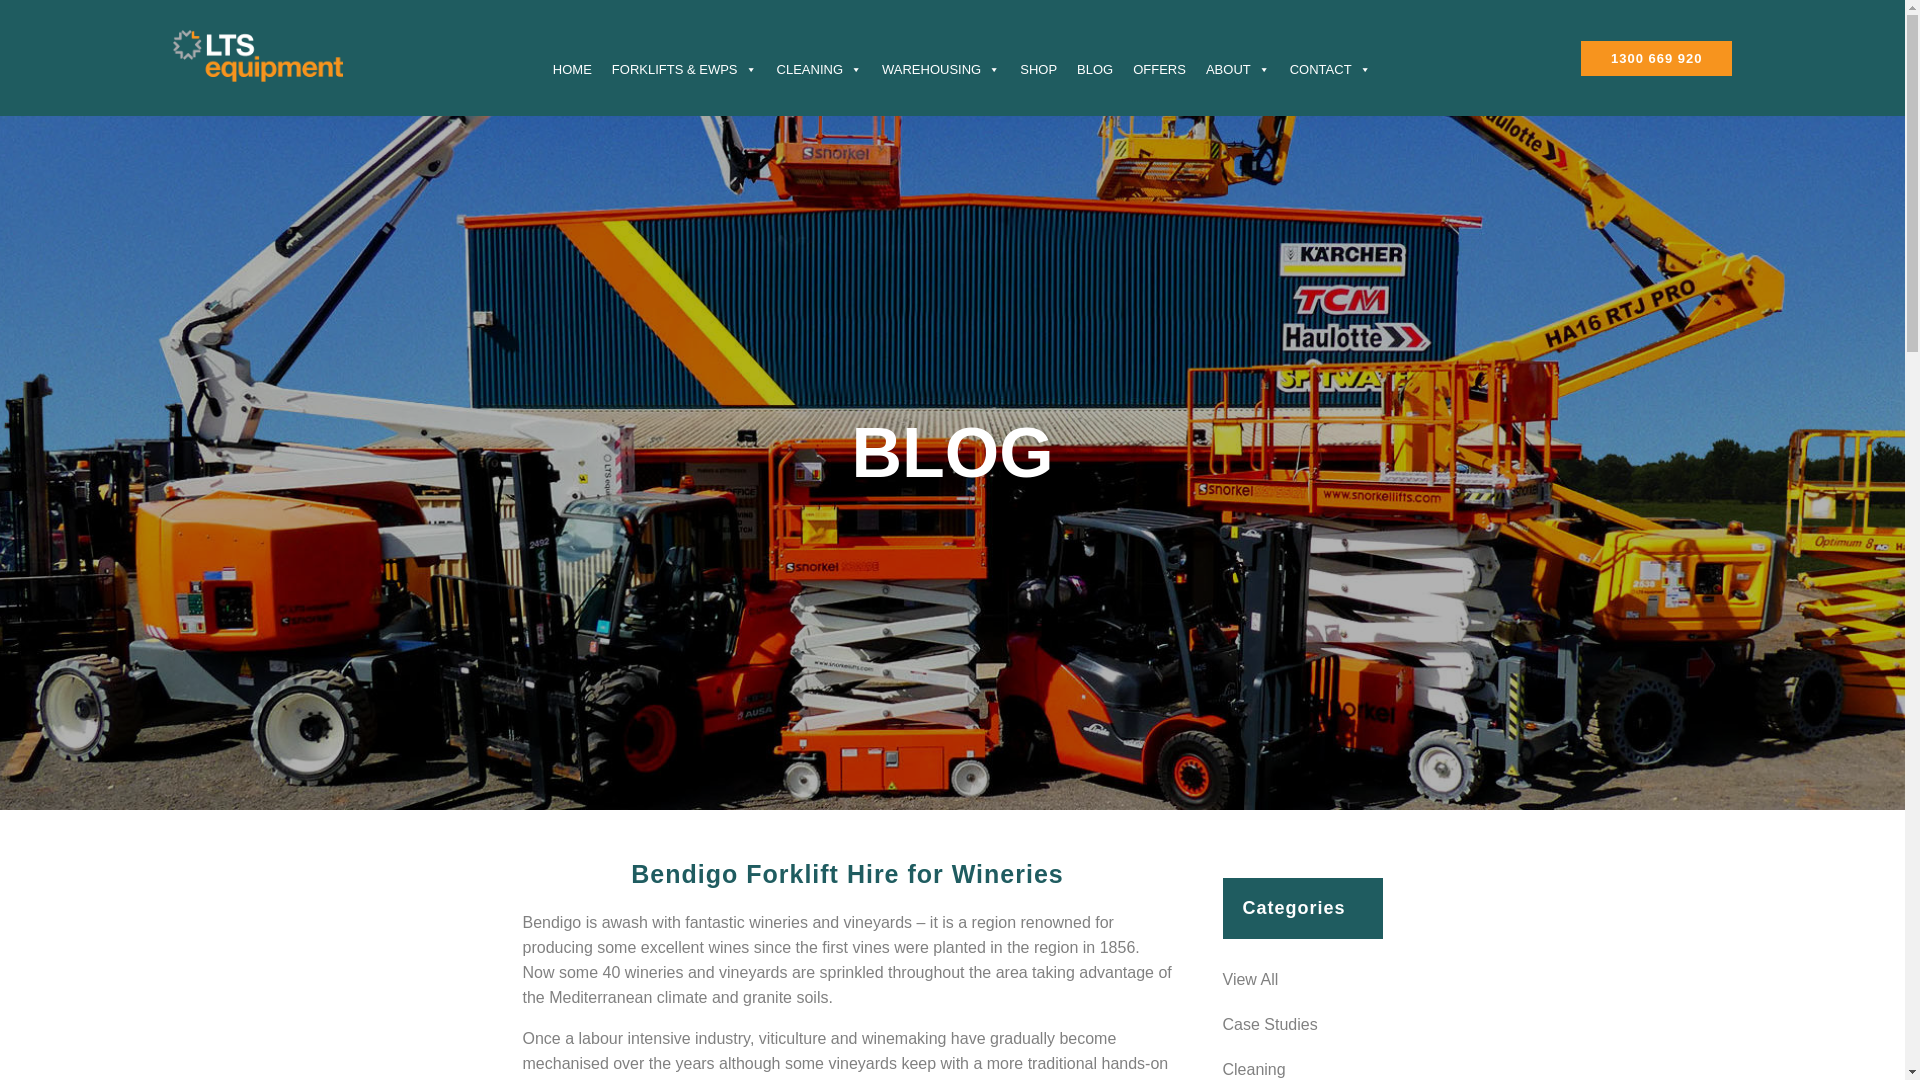 This screenshot has width=1920, height=1080. What do you see at coordinates (1237, 68) in the screenshot?
I see `'ABOUT'` at bounding box center [1237, 68].